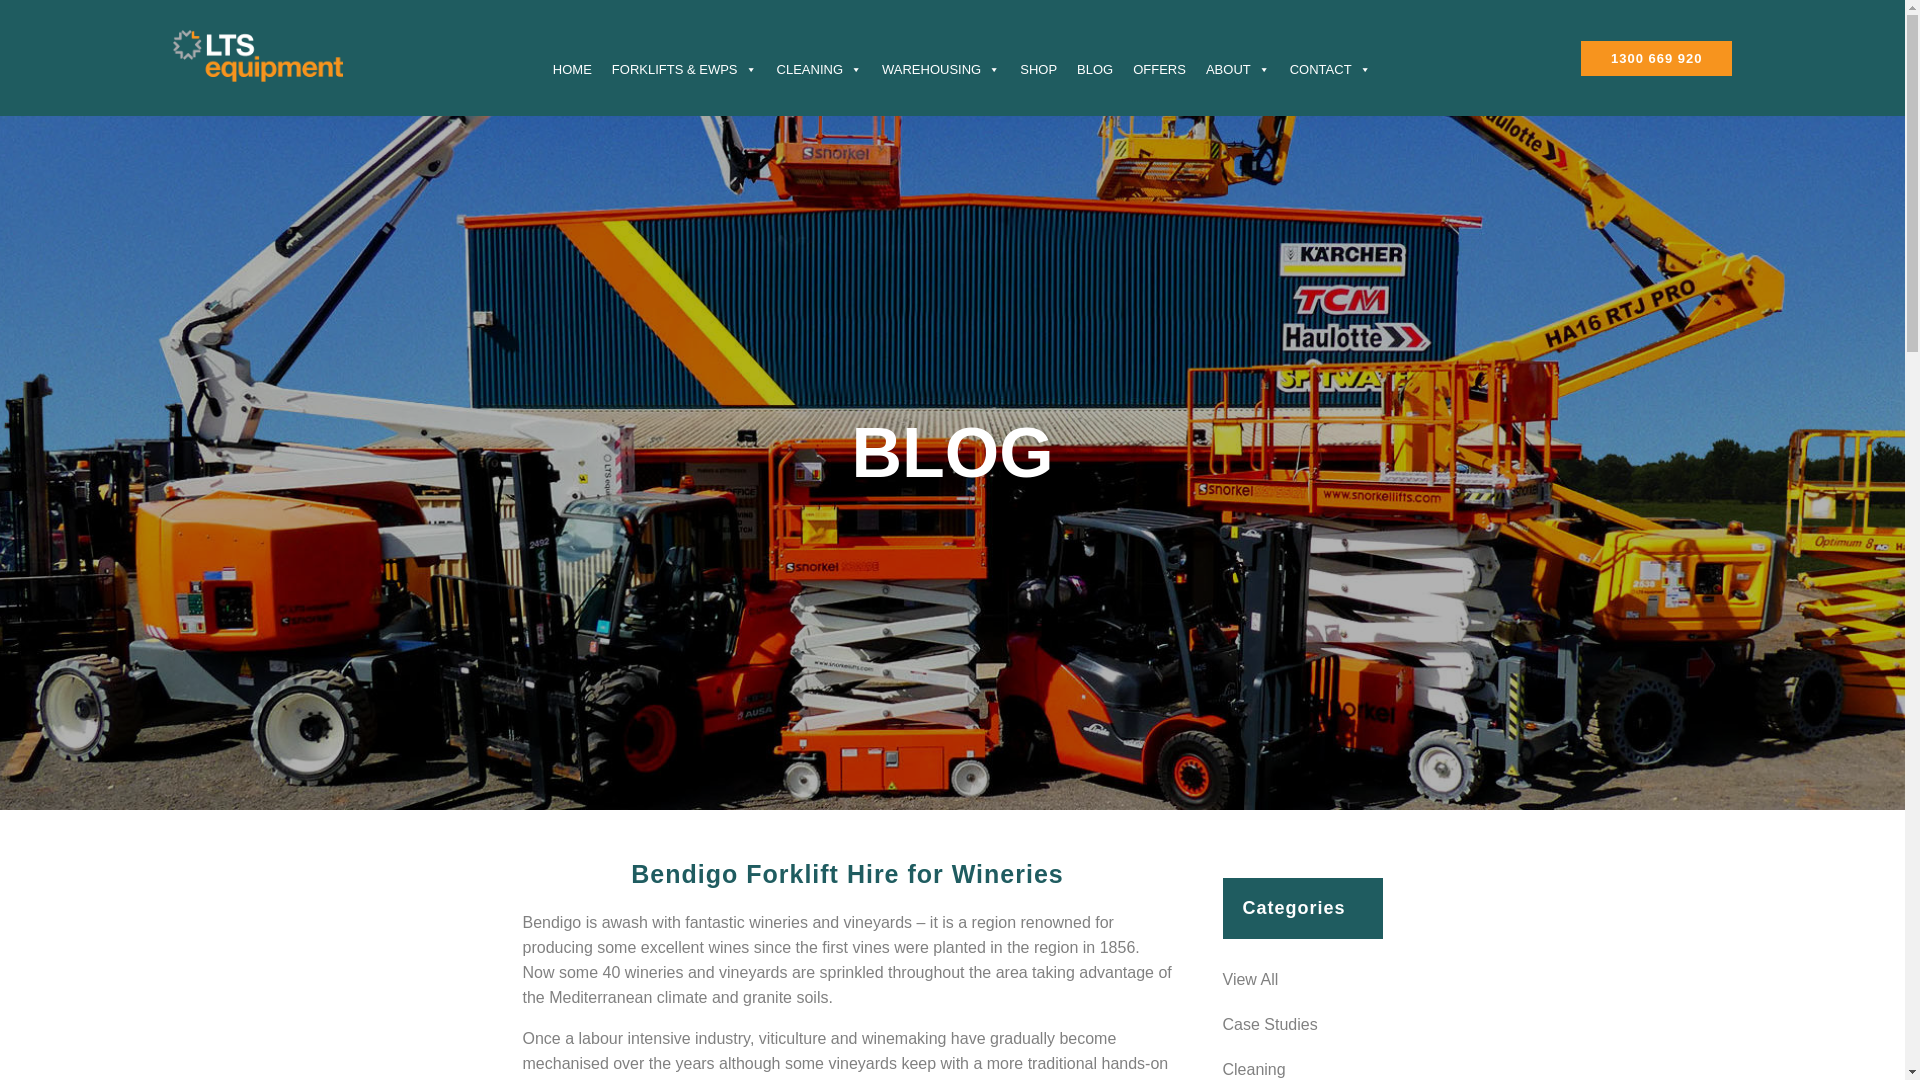 This screenshot has width=1920, height=1080. What do you see at coordinates (1237, 68) in the screenshot?
I see `'ABOUT'` at bounding box center [1237, 68].